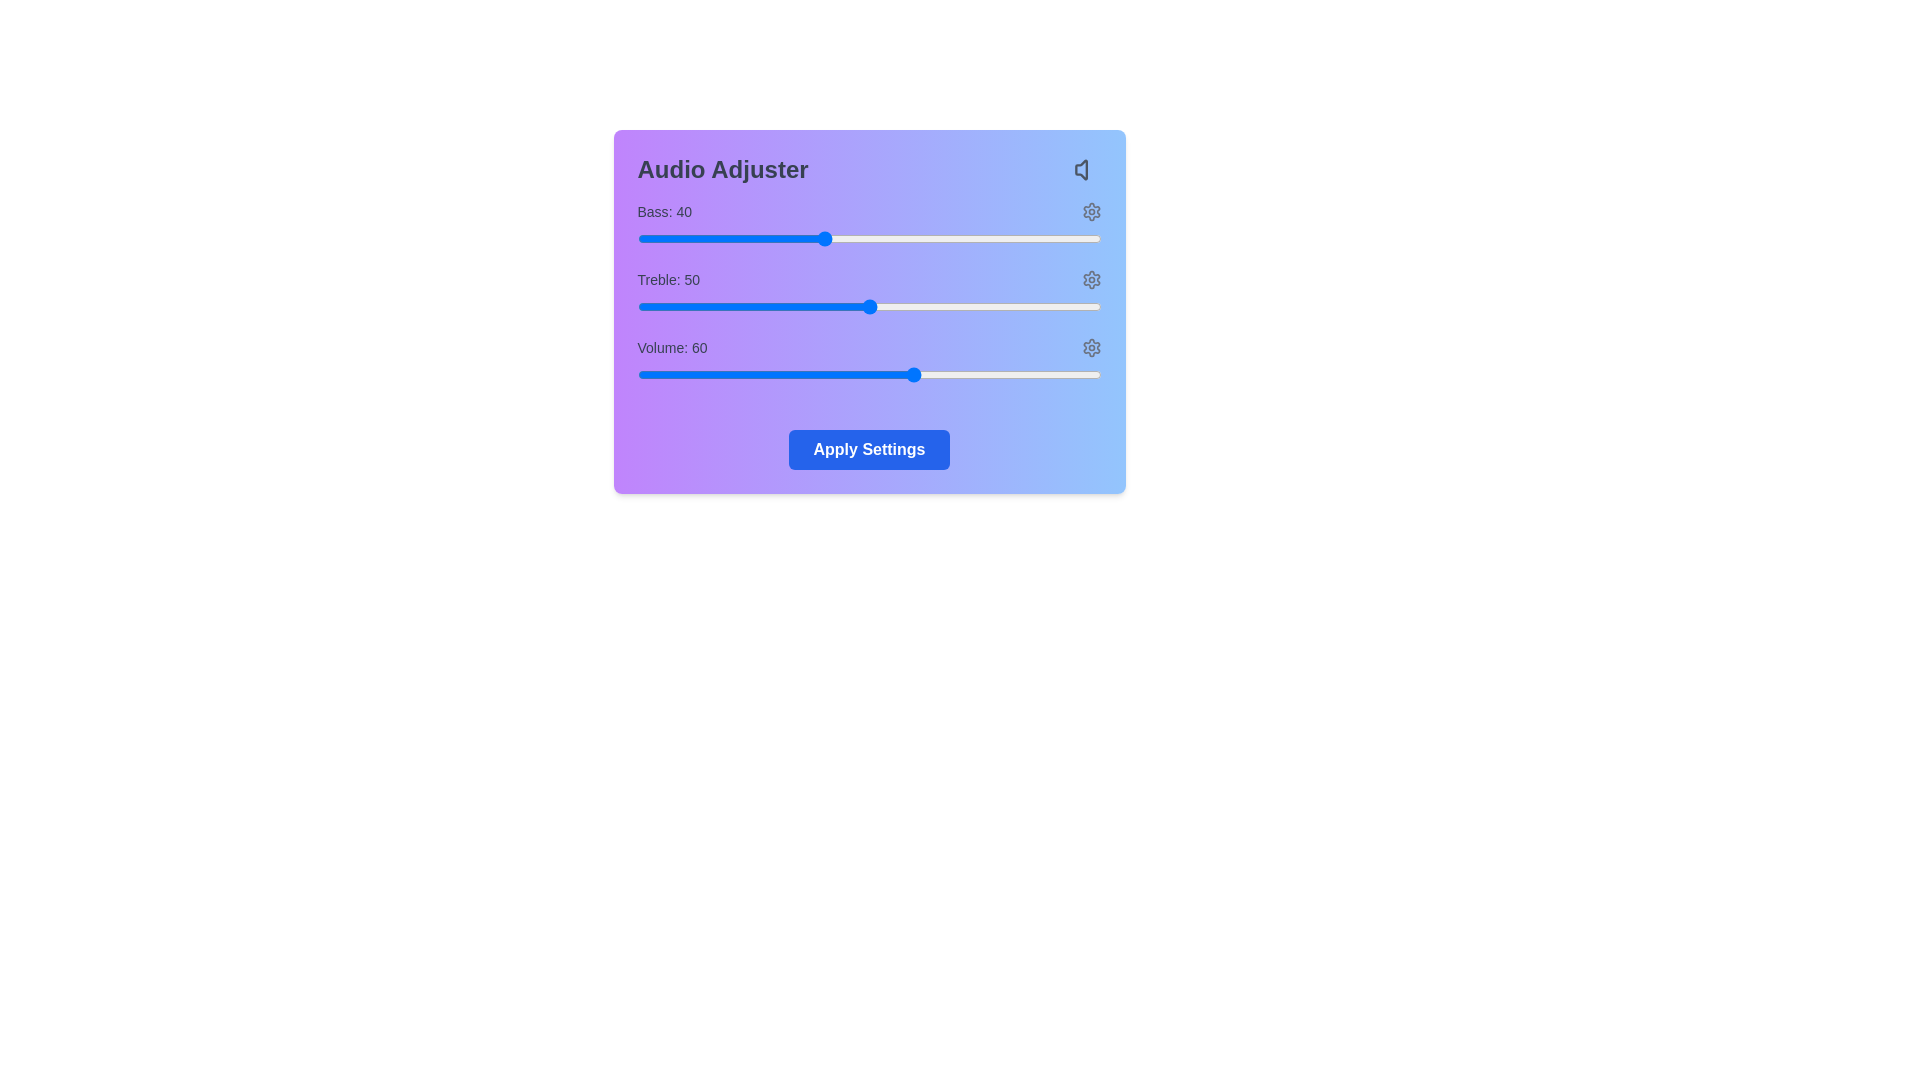 The width and height of the screenshot is (1920, 1080). I want to click on the treble level, so click(636, 307).